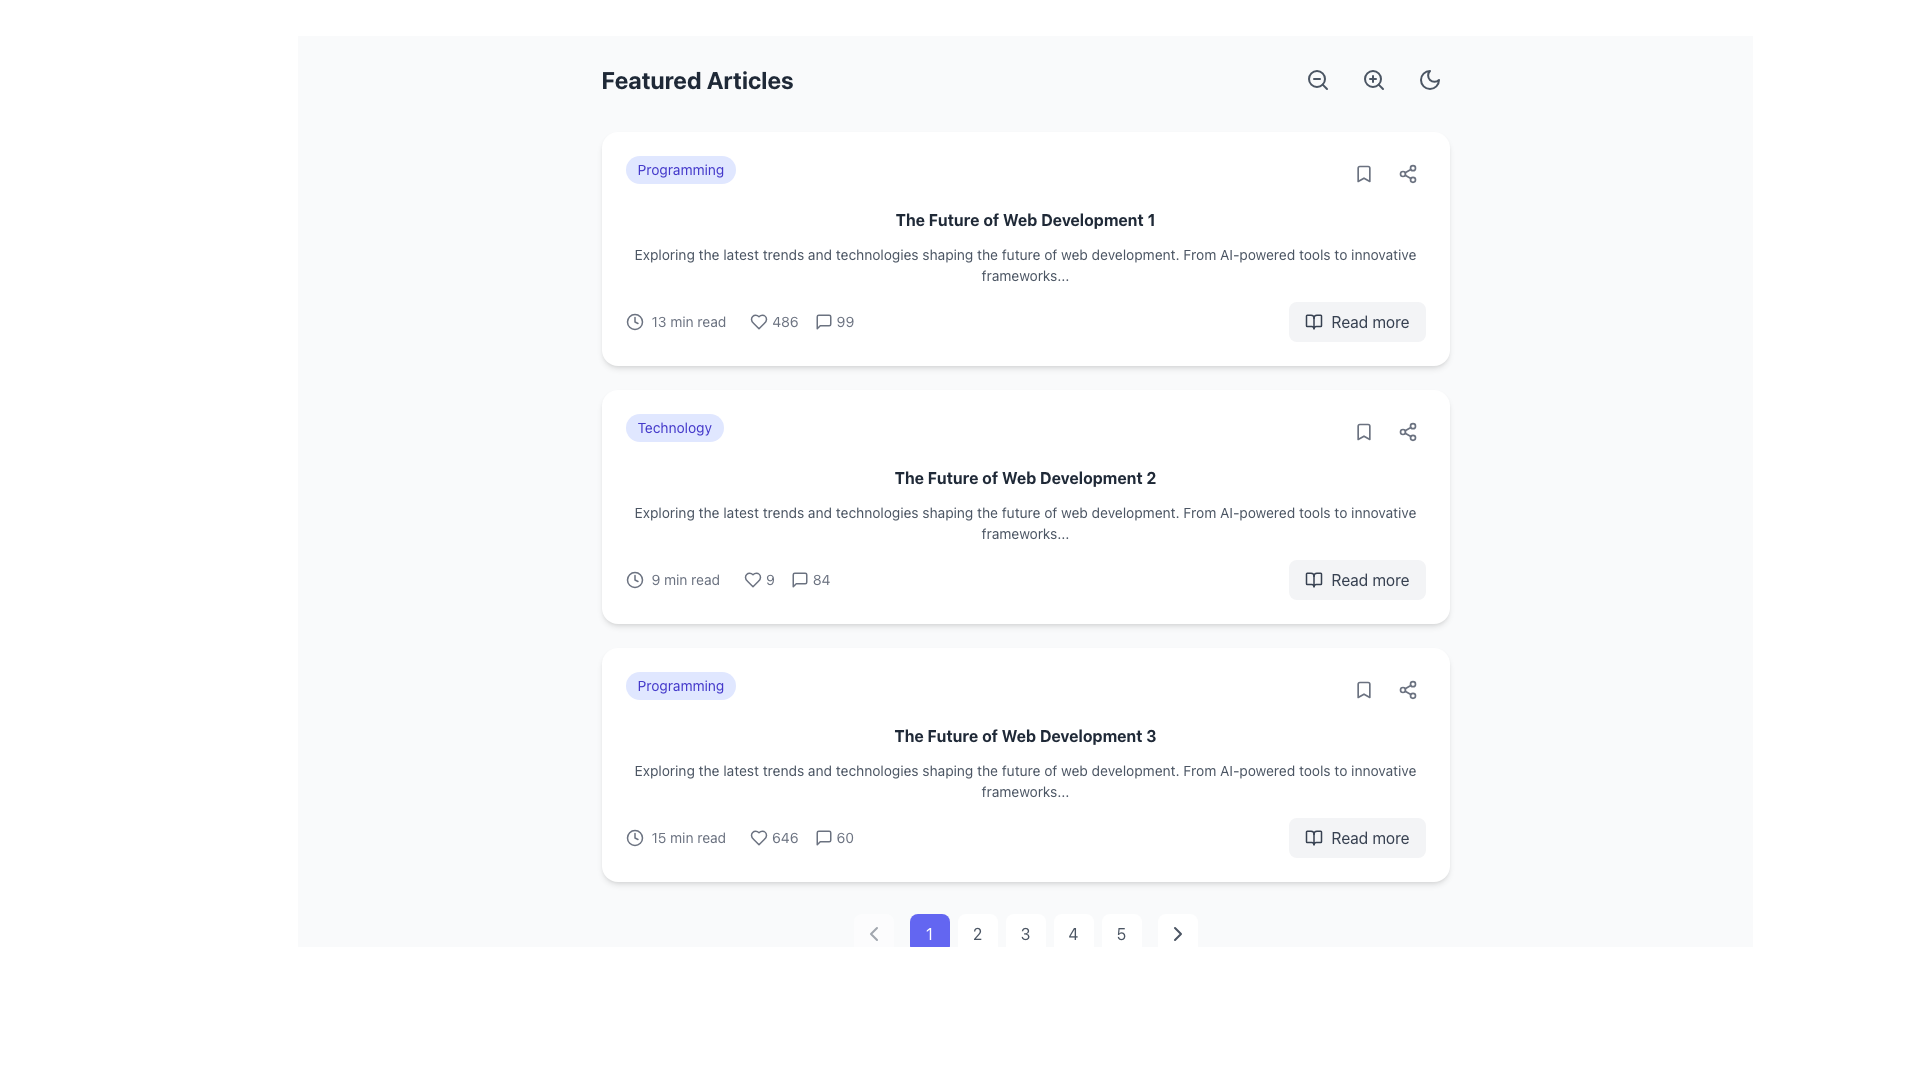 This screenshot has height=1080, width=1920. Describe the element at coordinates (1314, 320) in the screenshot. I see `the open book SVG icon component located on the left-hand side of the 'Read more' button in the first content card under 'The Future of Web Development 1.'` at that location.